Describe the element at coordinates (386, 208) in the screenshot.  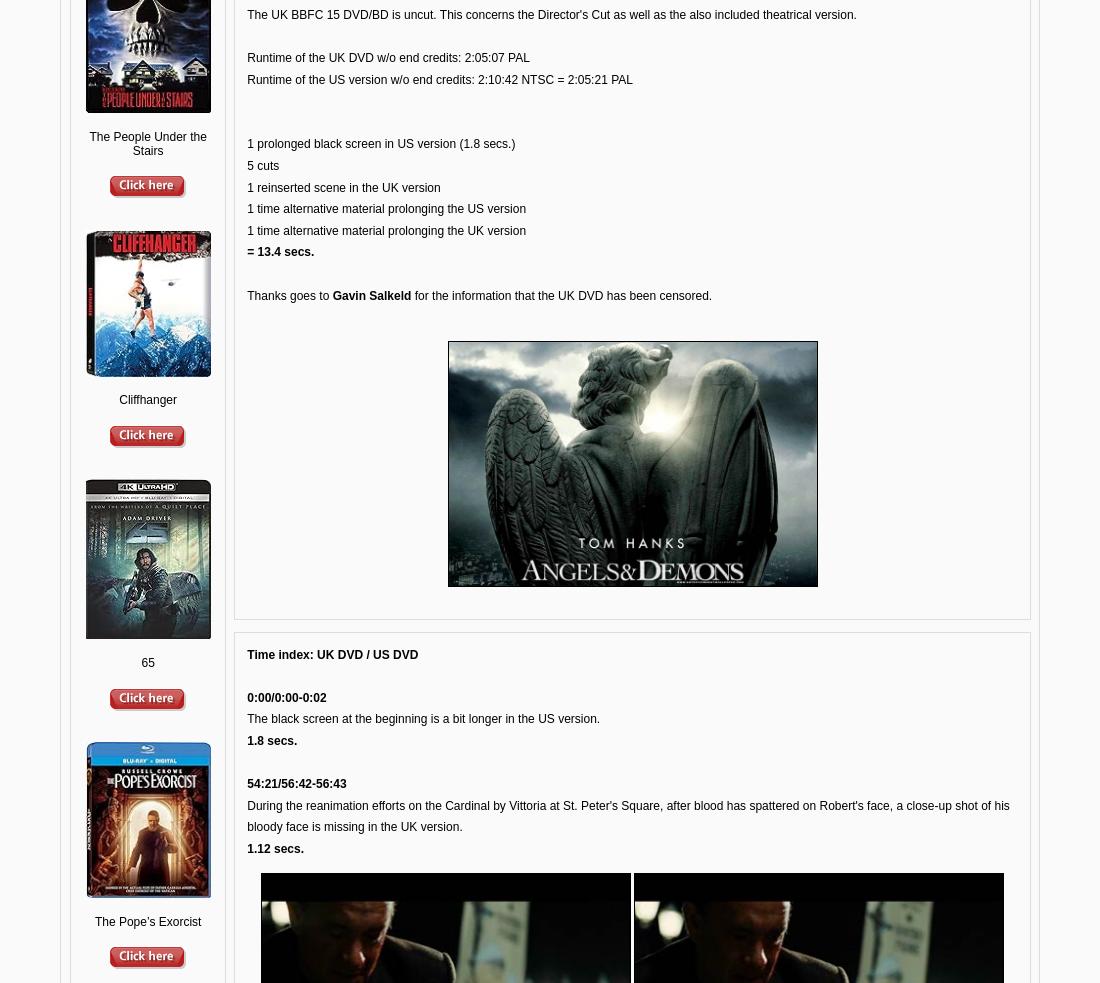
I see `'1 time alternative material prolonging the US version'` at that location.